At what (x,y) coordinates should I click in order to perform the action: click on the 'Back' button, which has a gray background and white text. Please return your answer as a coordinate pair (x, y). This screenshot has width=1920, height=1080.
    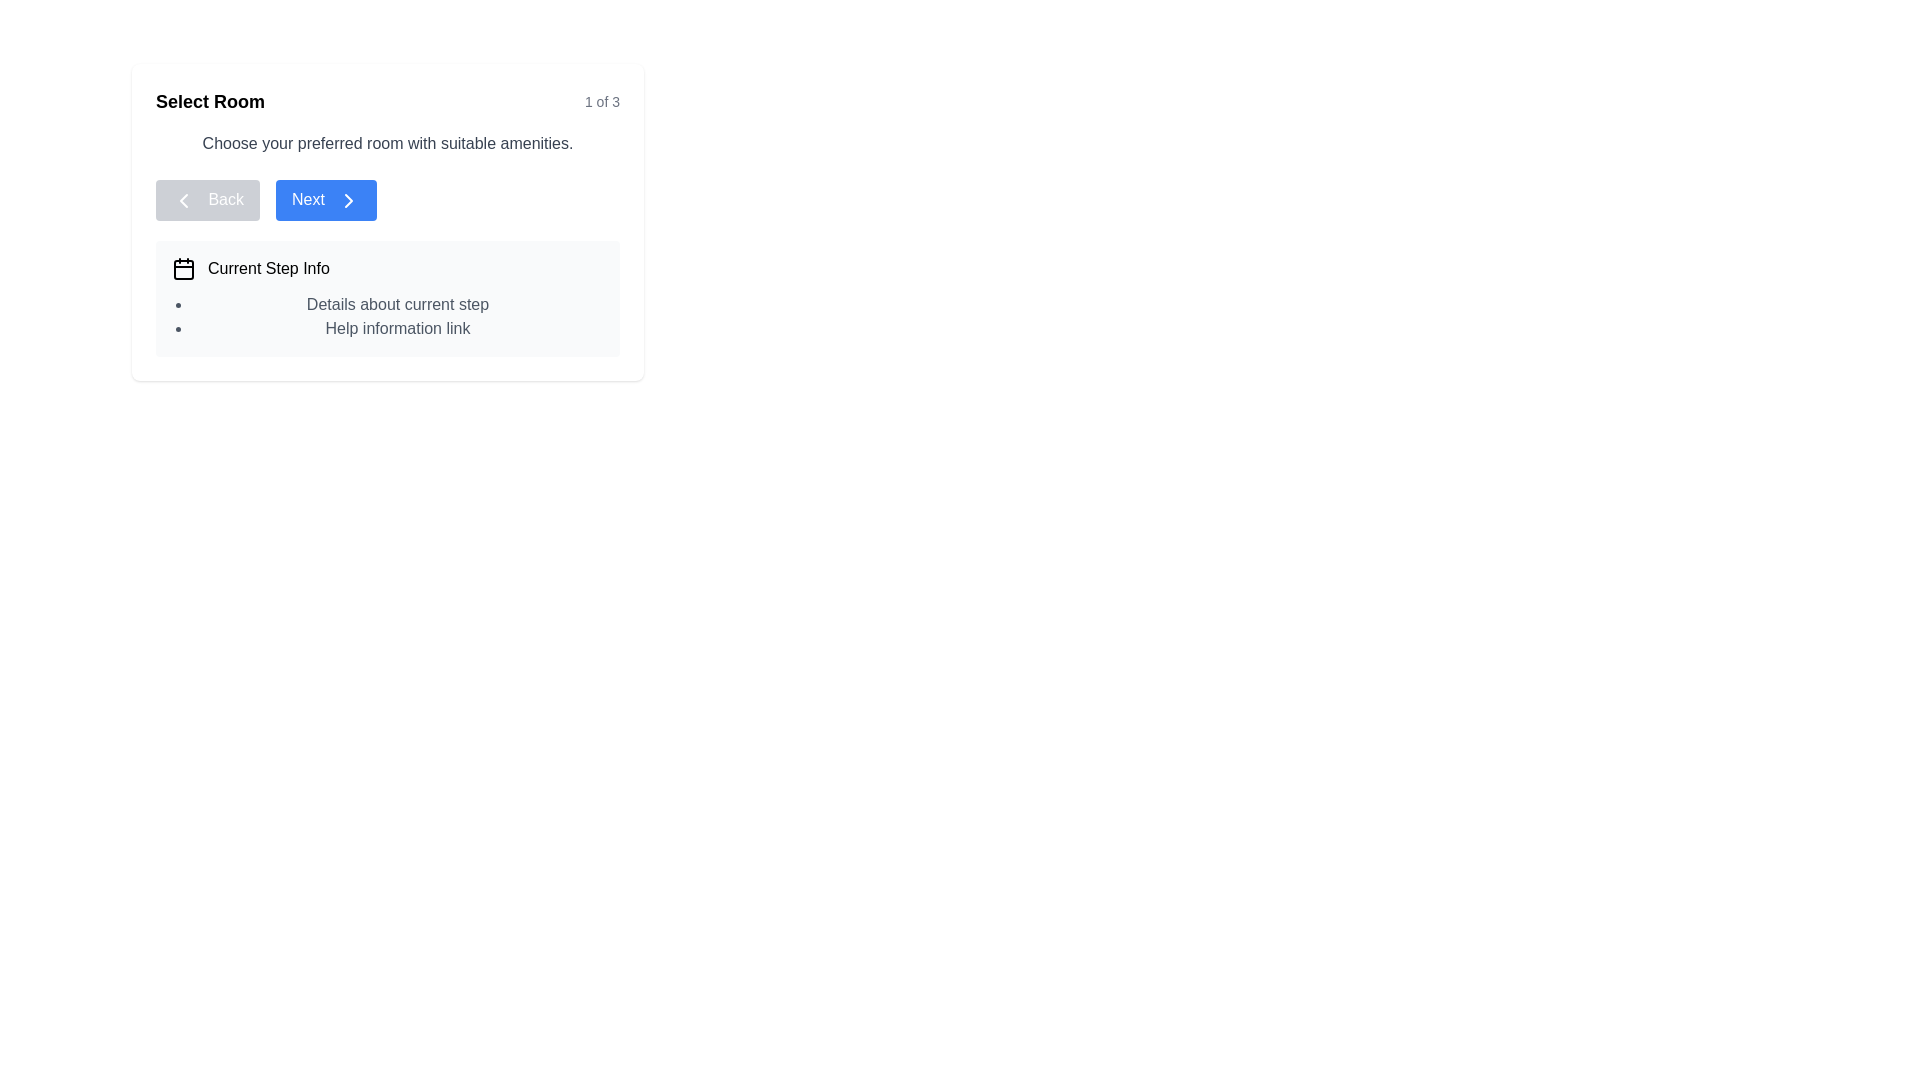
    Looking at the image, I should click on (207, 200).